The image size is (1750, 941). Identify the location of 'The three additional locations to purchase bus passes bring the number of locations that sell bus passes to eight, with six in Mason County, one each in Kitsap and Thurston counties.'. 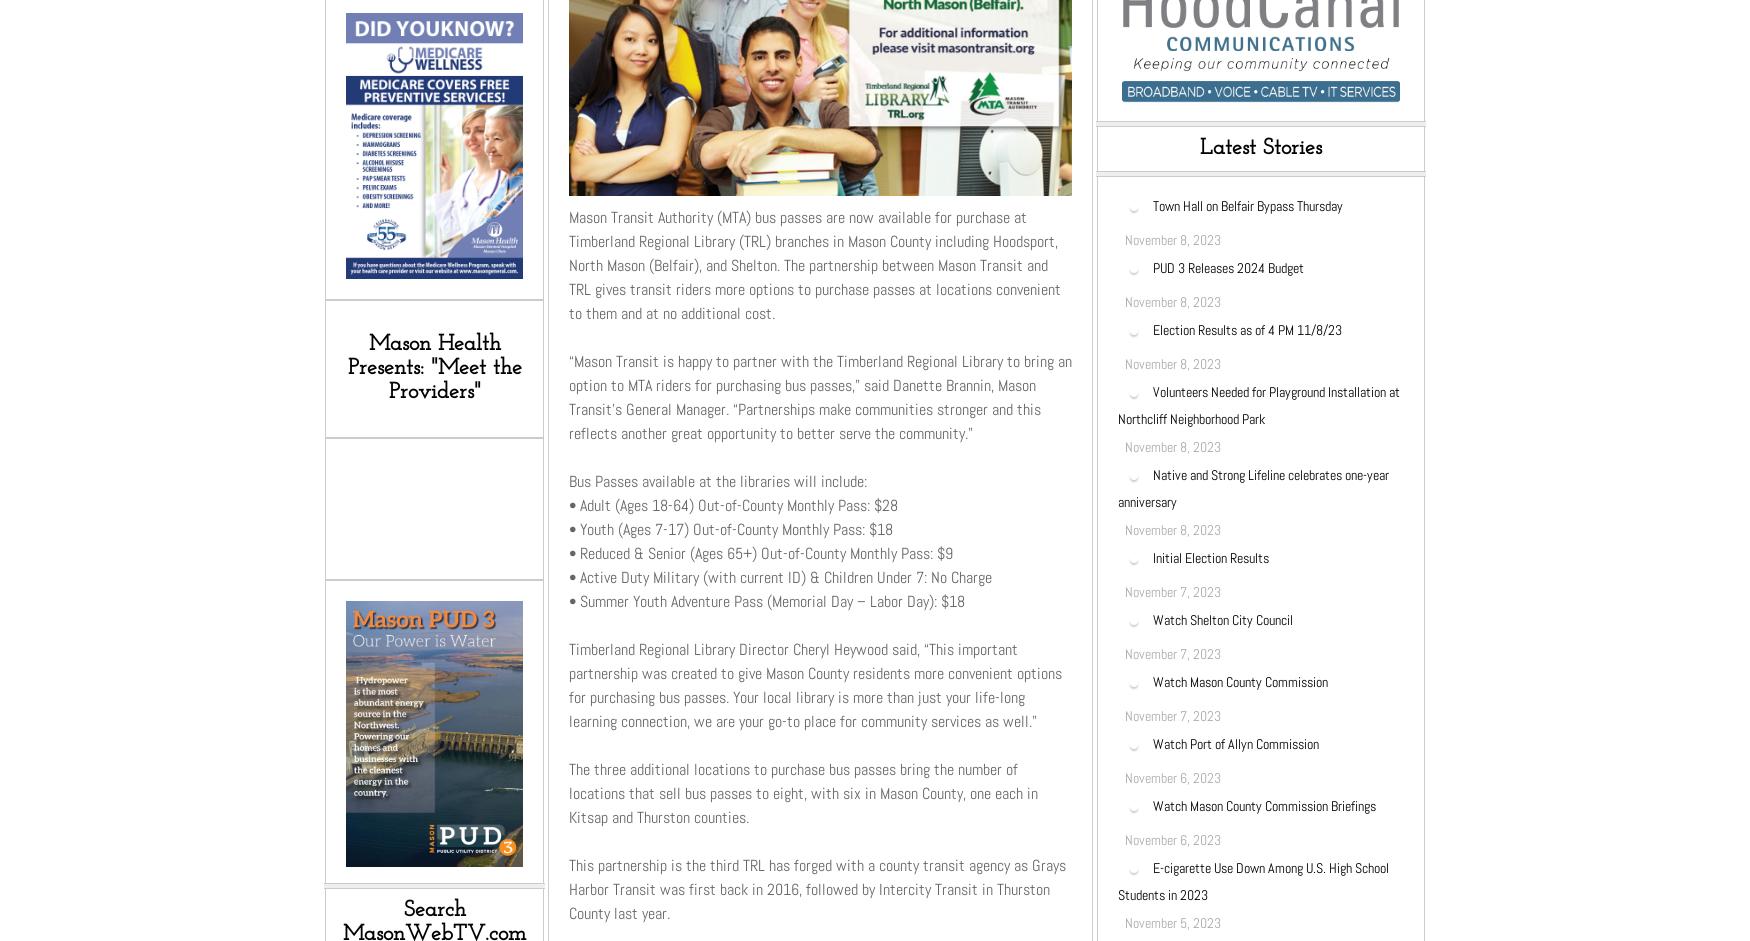
(802, 792).